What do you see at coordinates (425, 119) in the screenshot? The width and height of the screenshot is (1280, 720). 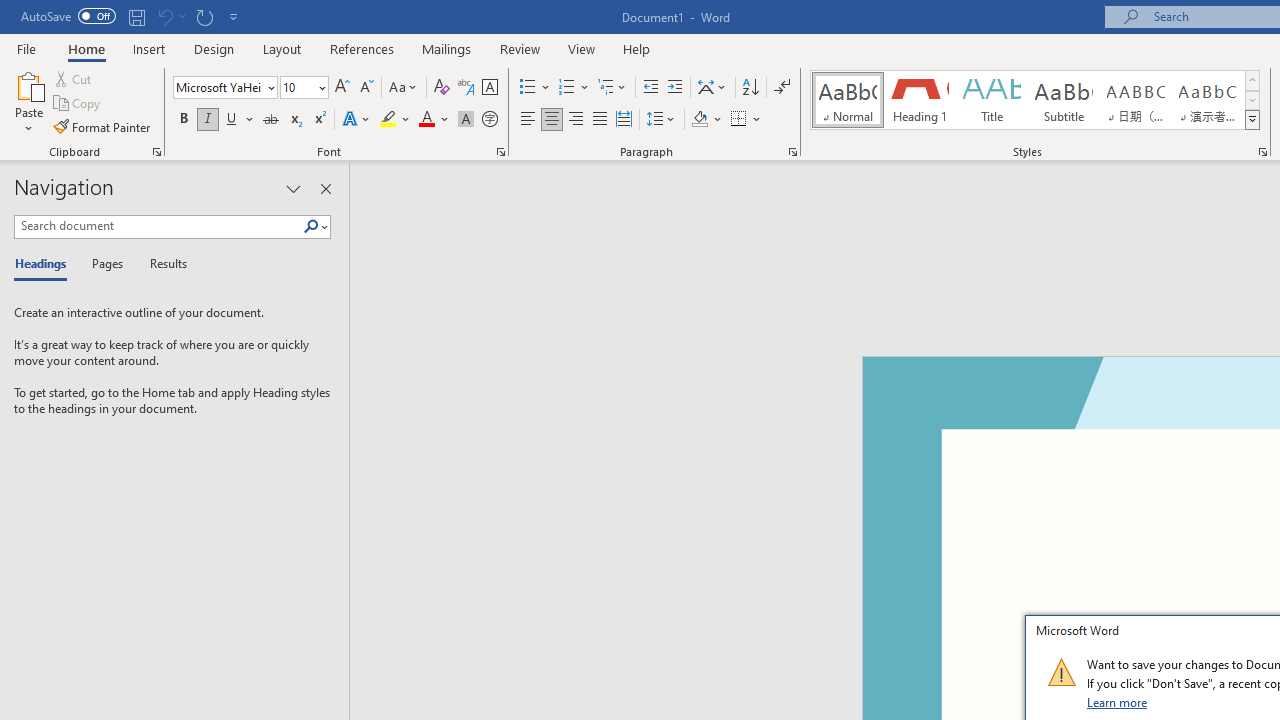 I see `'Font Color Red'` at bounding box center [425, 119].